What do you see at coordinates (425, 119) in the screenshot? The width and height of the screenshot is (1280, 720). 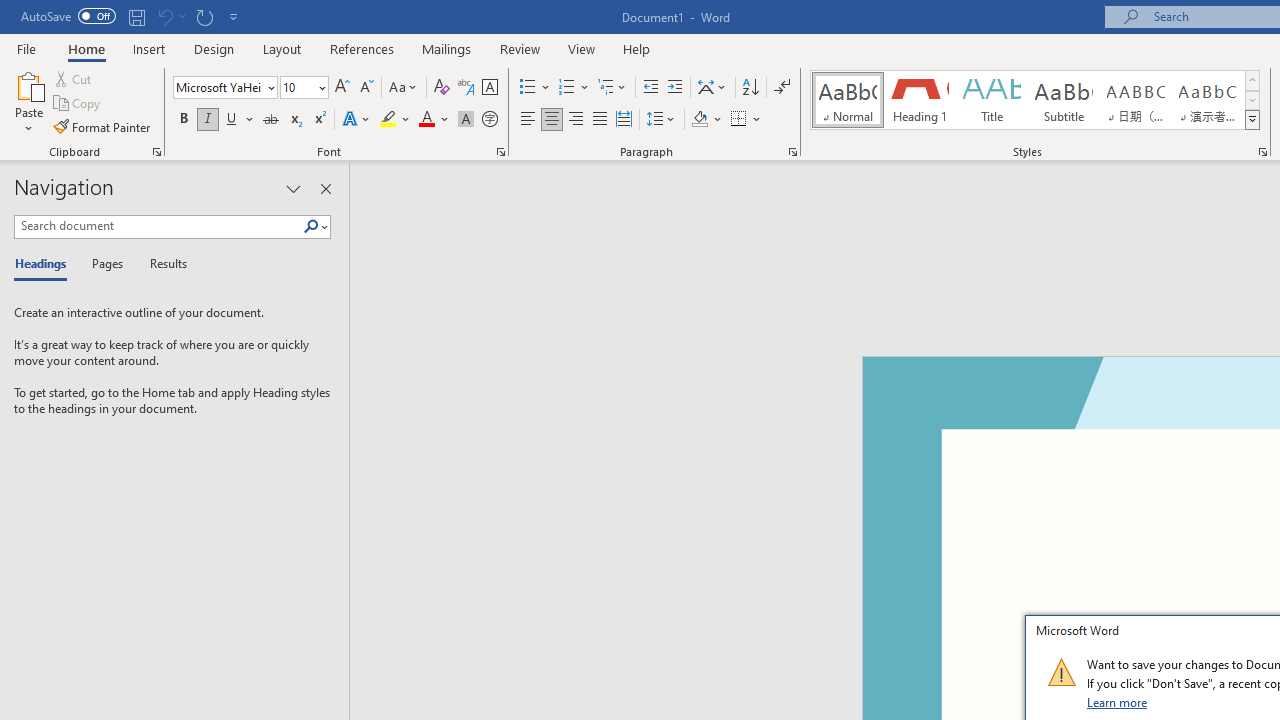 I see `'Font Color Red'` at bounding box center [425, 119].